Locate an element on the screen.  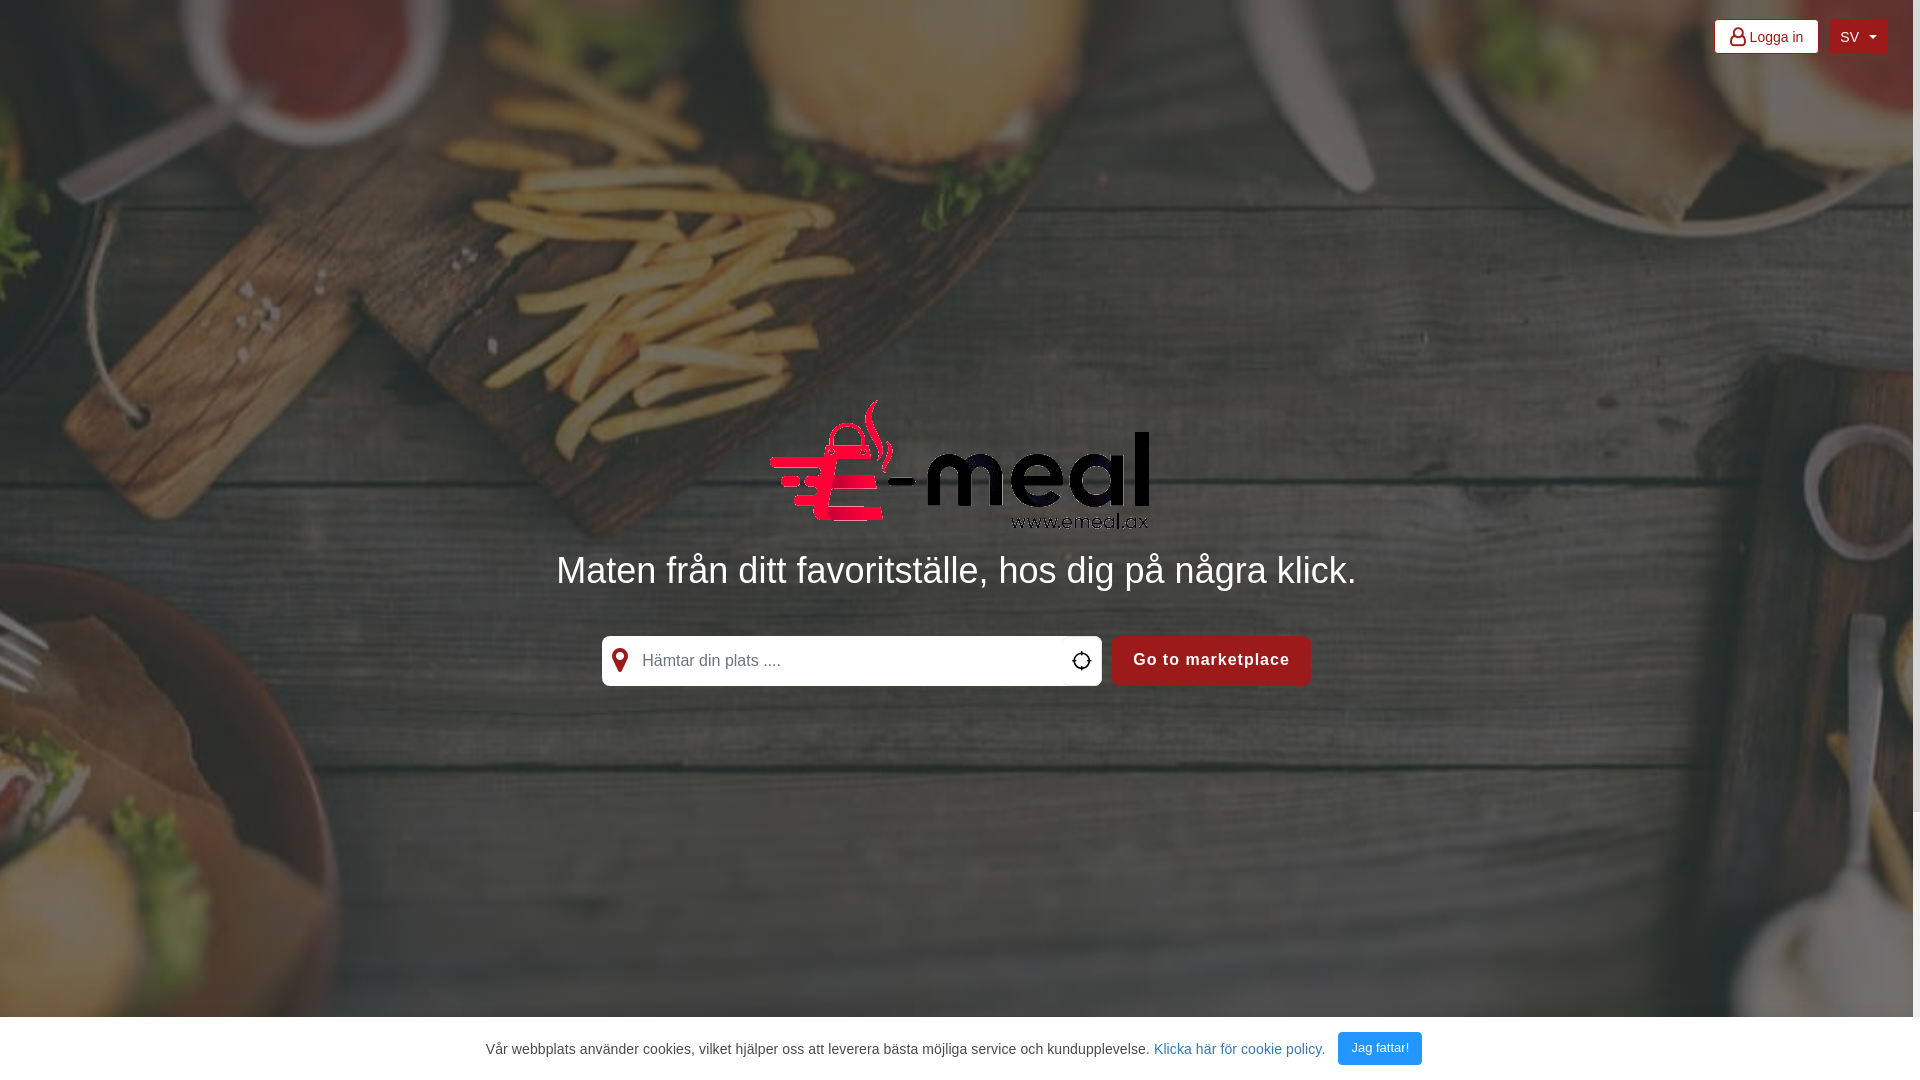
'Jag fattar!' is located at coordinates (1338, 1047).